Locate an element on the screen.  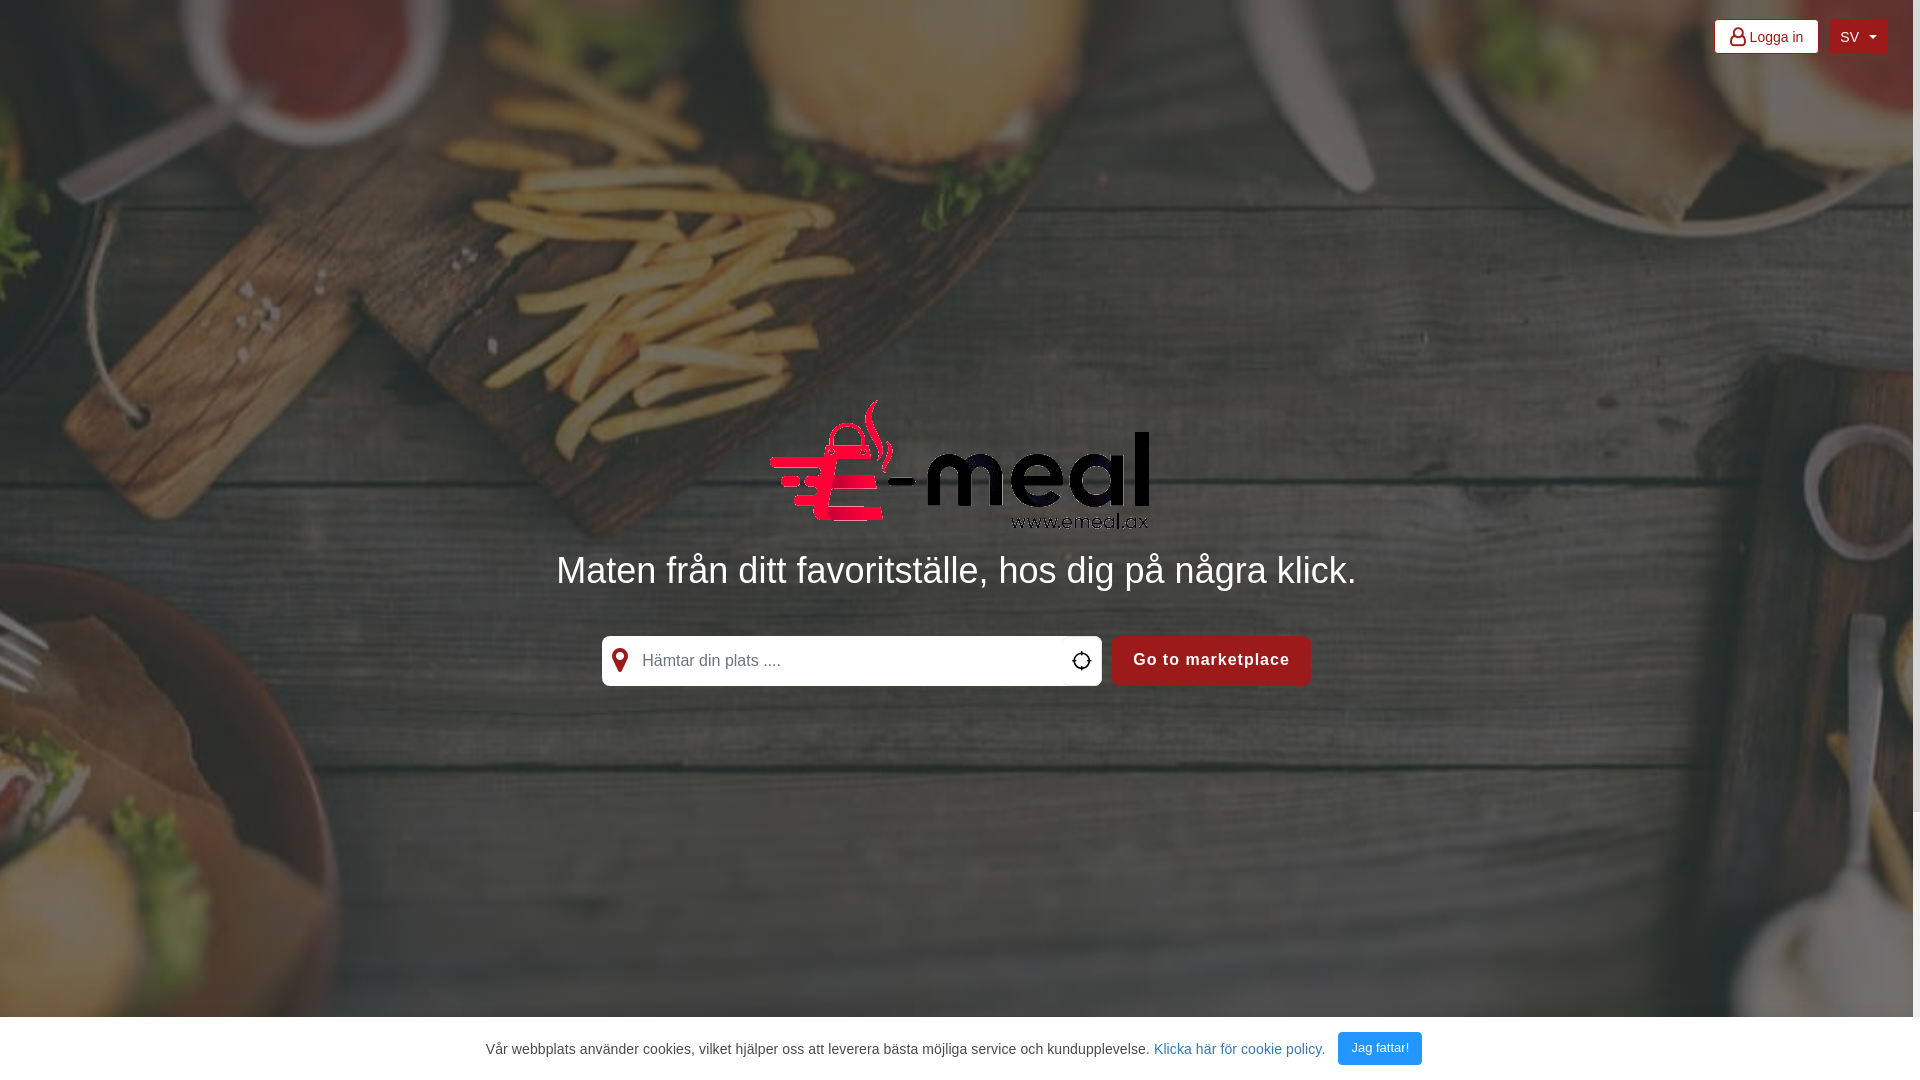
'Jag fattar!' is located at coordinates (1338, 1047).